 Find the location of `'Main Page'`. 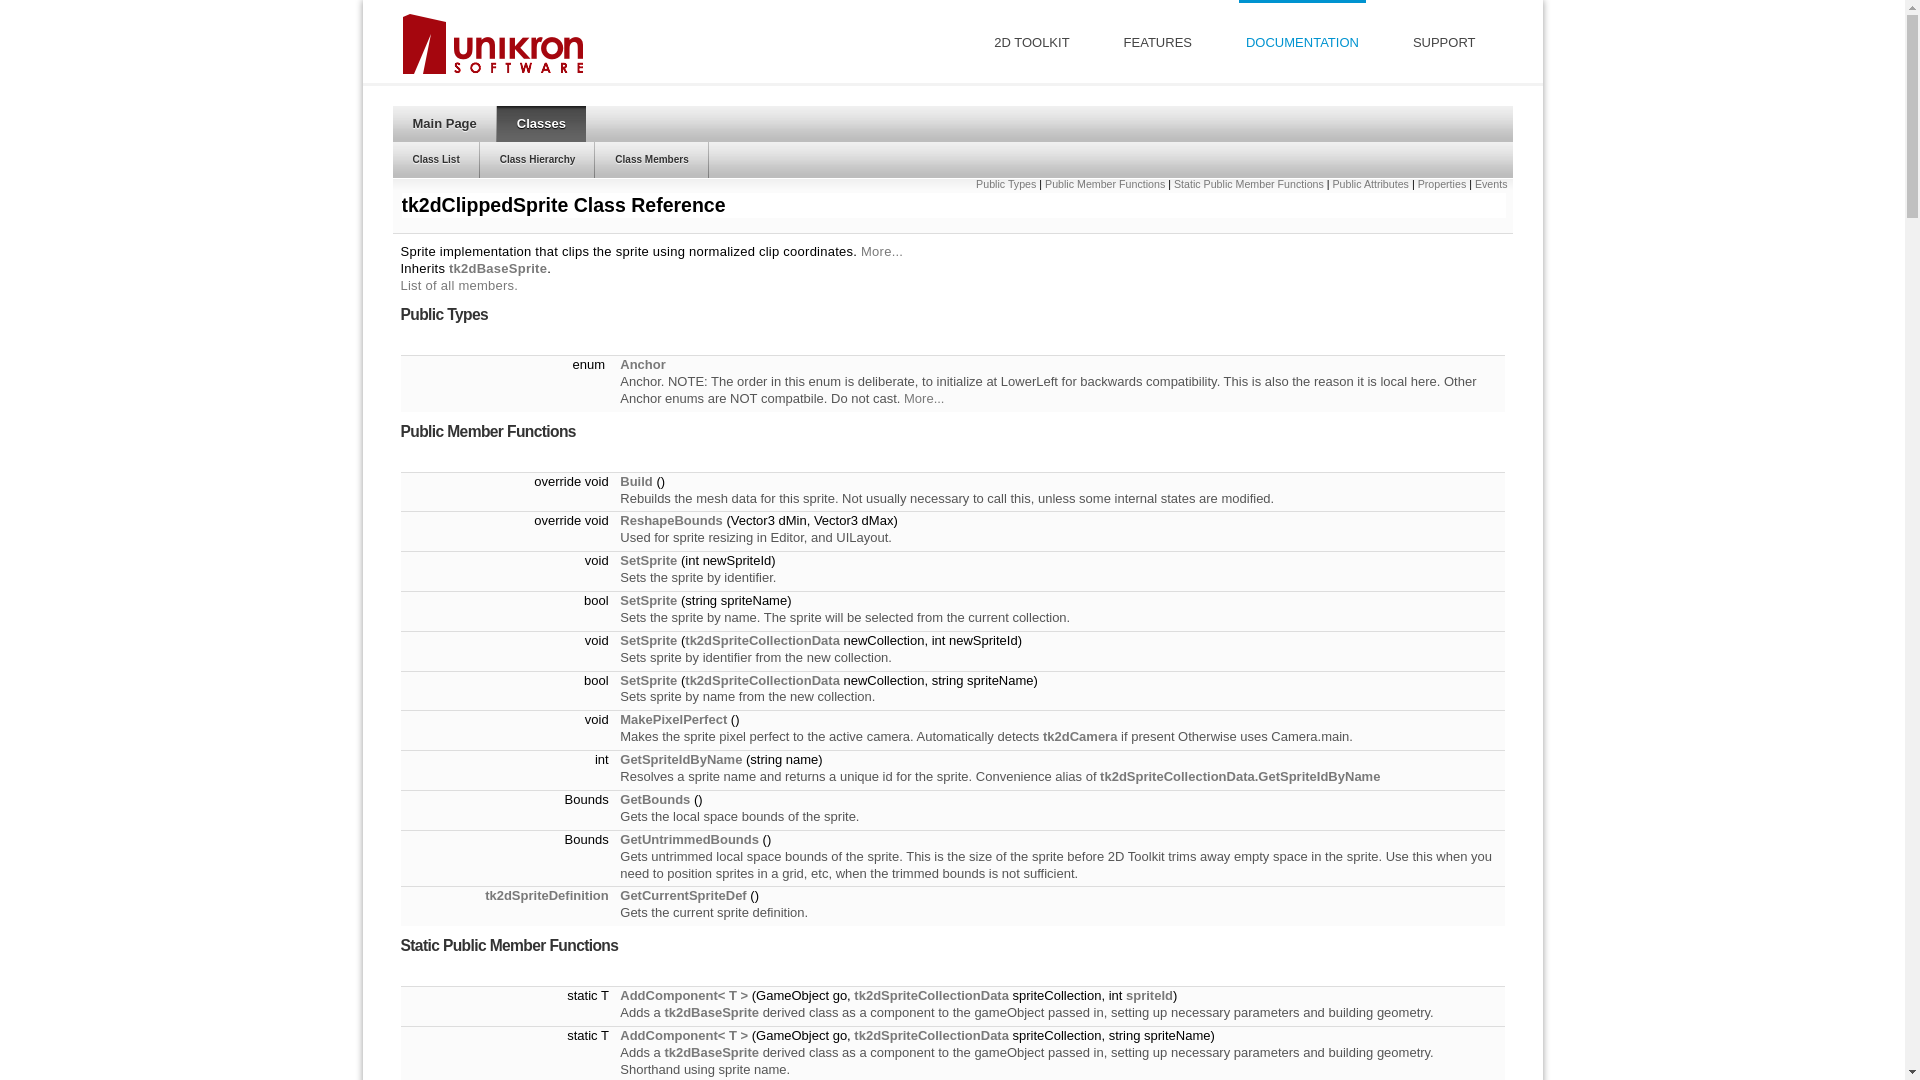

'Main Page' is located at coordinates (443, 123).